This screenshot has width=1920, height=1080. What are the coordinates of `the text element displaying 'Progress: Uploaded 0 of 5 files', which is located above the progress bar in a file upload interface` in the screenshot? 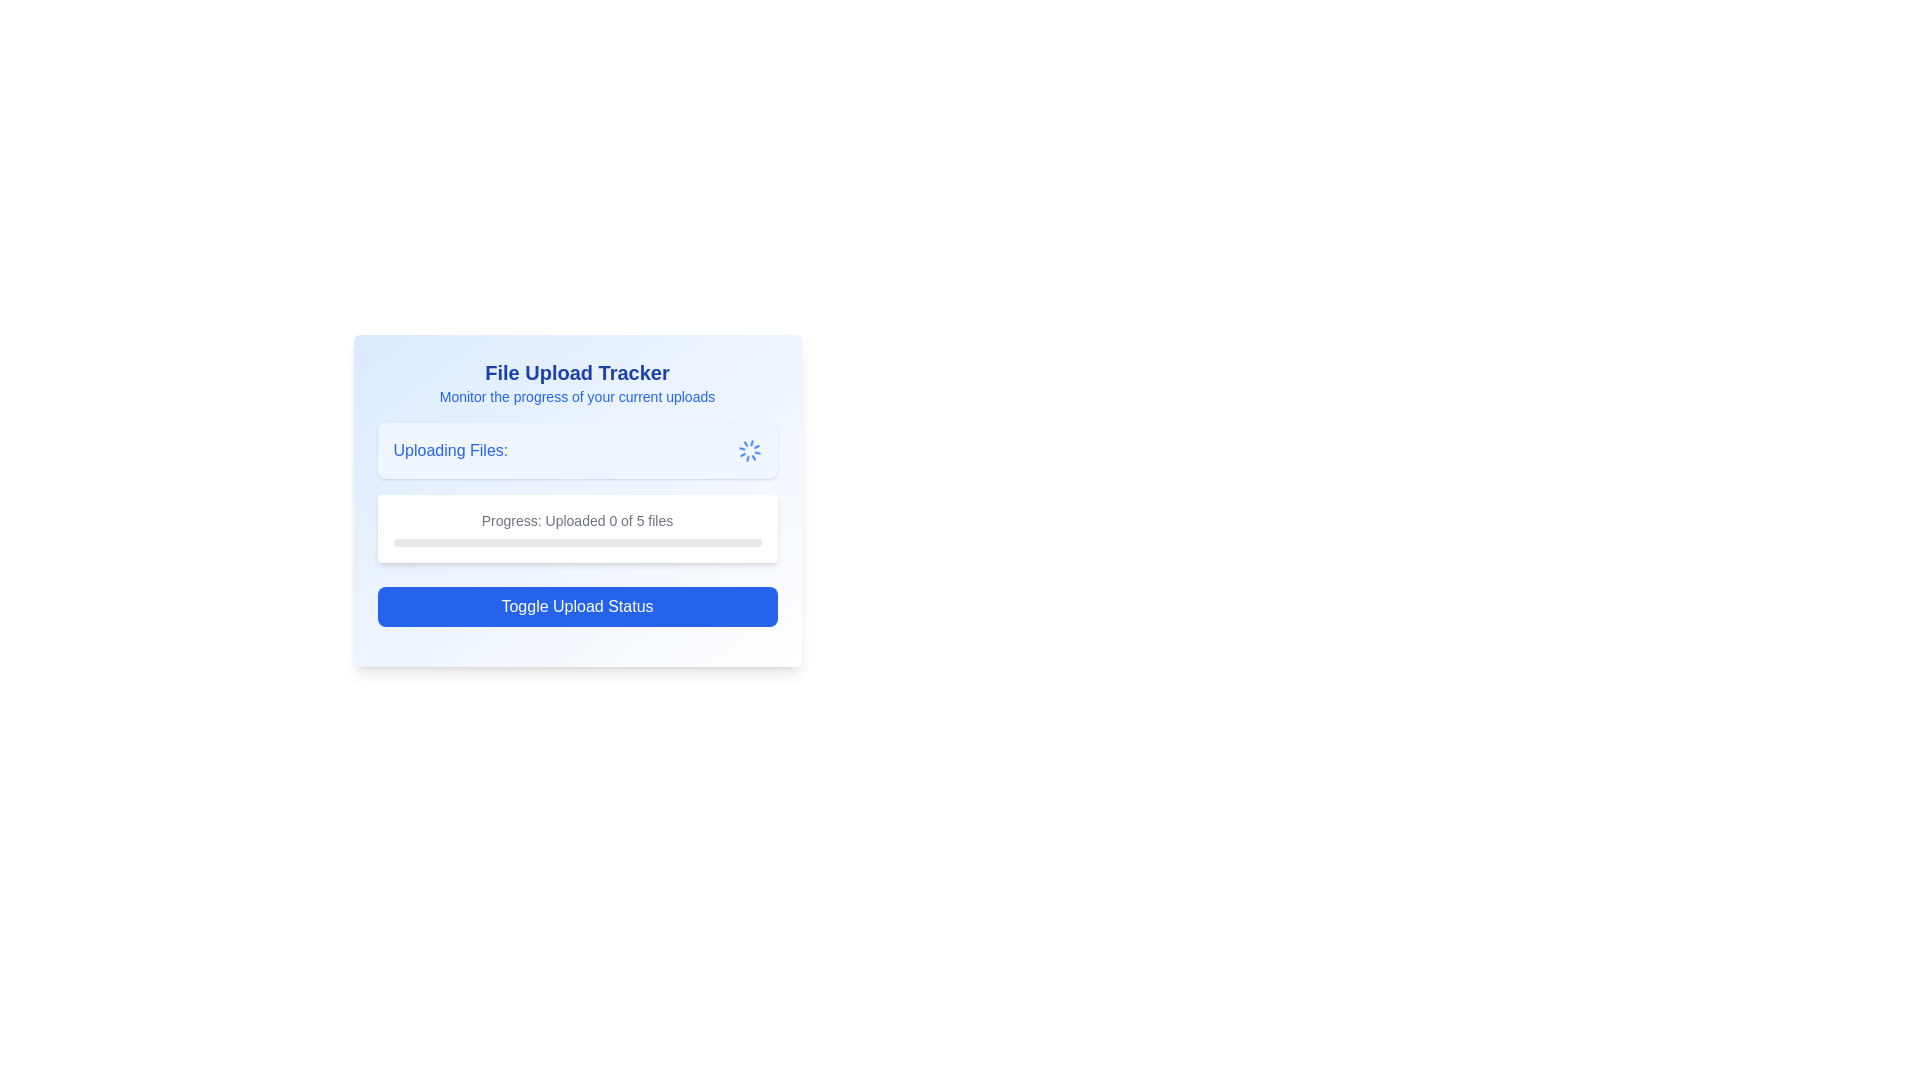 It's located at (576, 519).